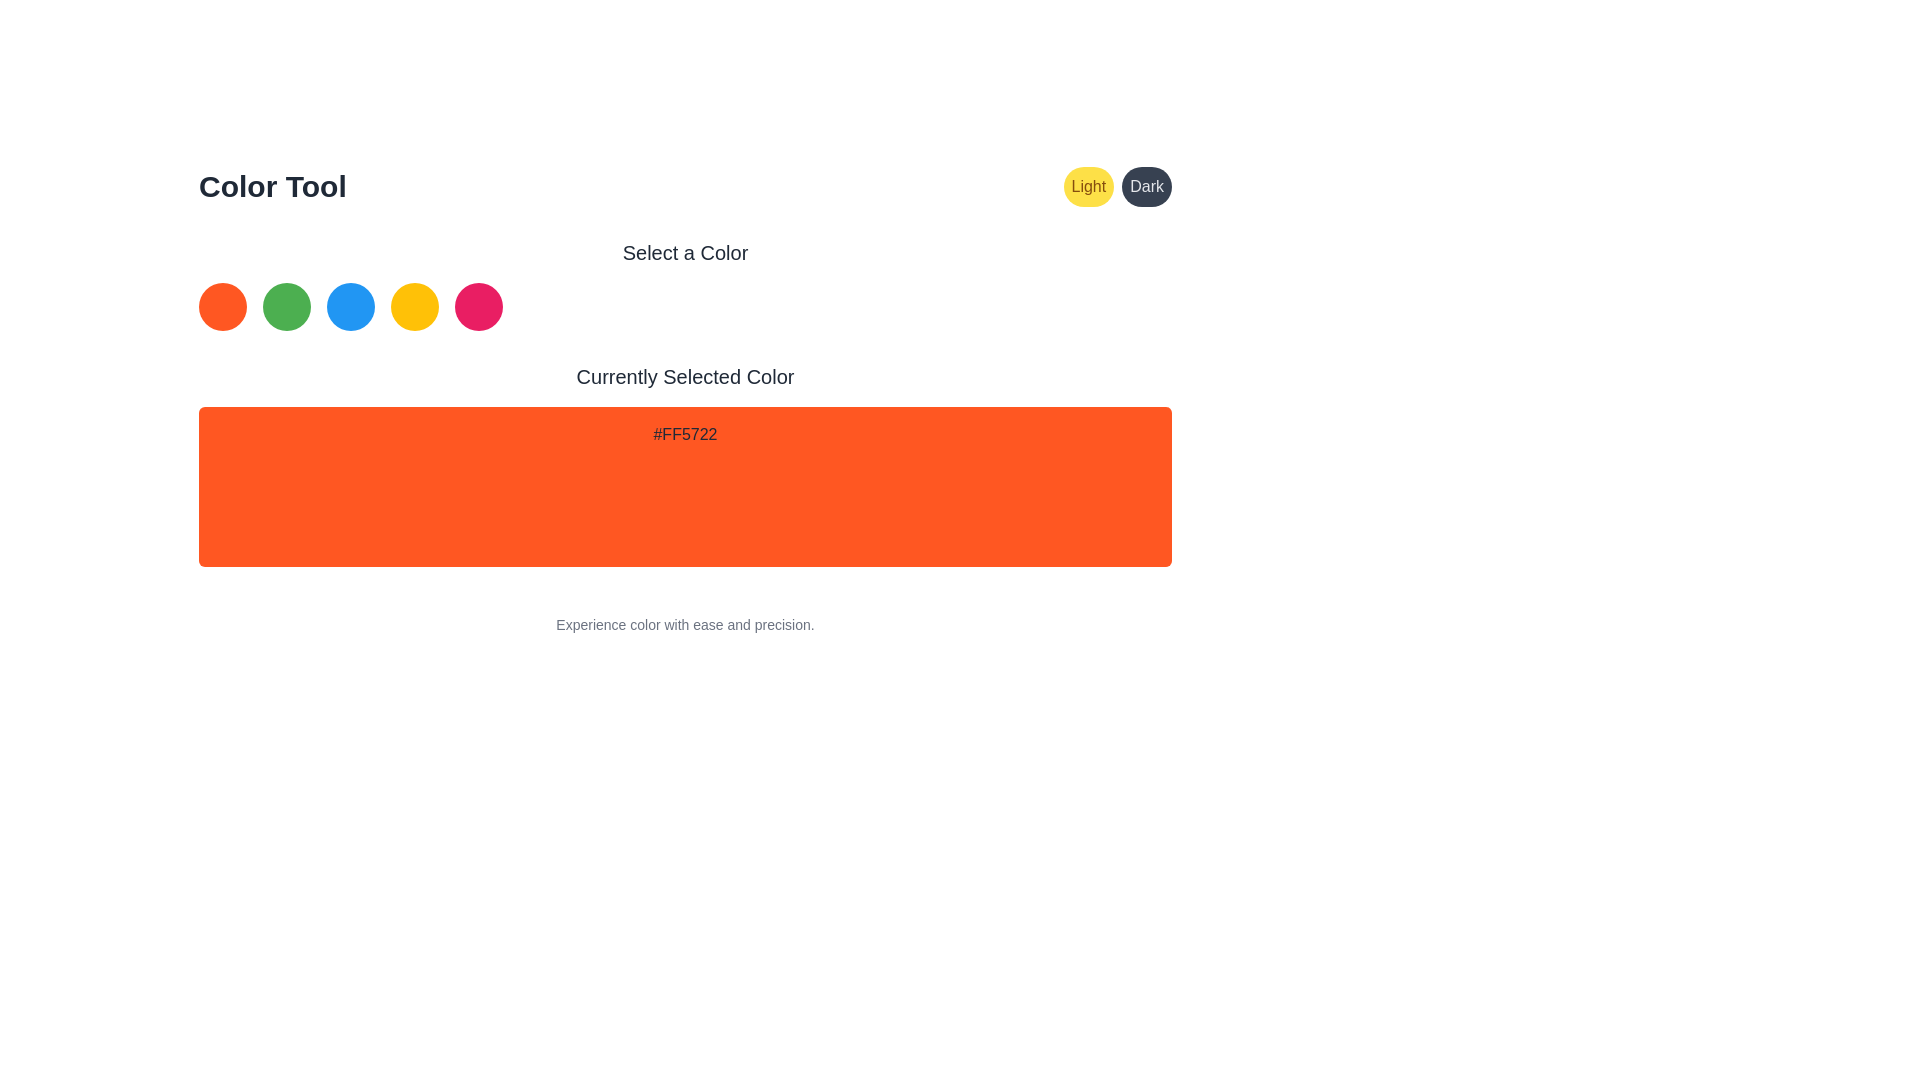 This screenshot has width=1920, height=1080. What do you see at coordinates (1147, 186) in the screenshot?
I see `the button located in the top-right corner of the interface, which is used to toggle the color mode to a darker theme` at bounding box center [1147, 186].